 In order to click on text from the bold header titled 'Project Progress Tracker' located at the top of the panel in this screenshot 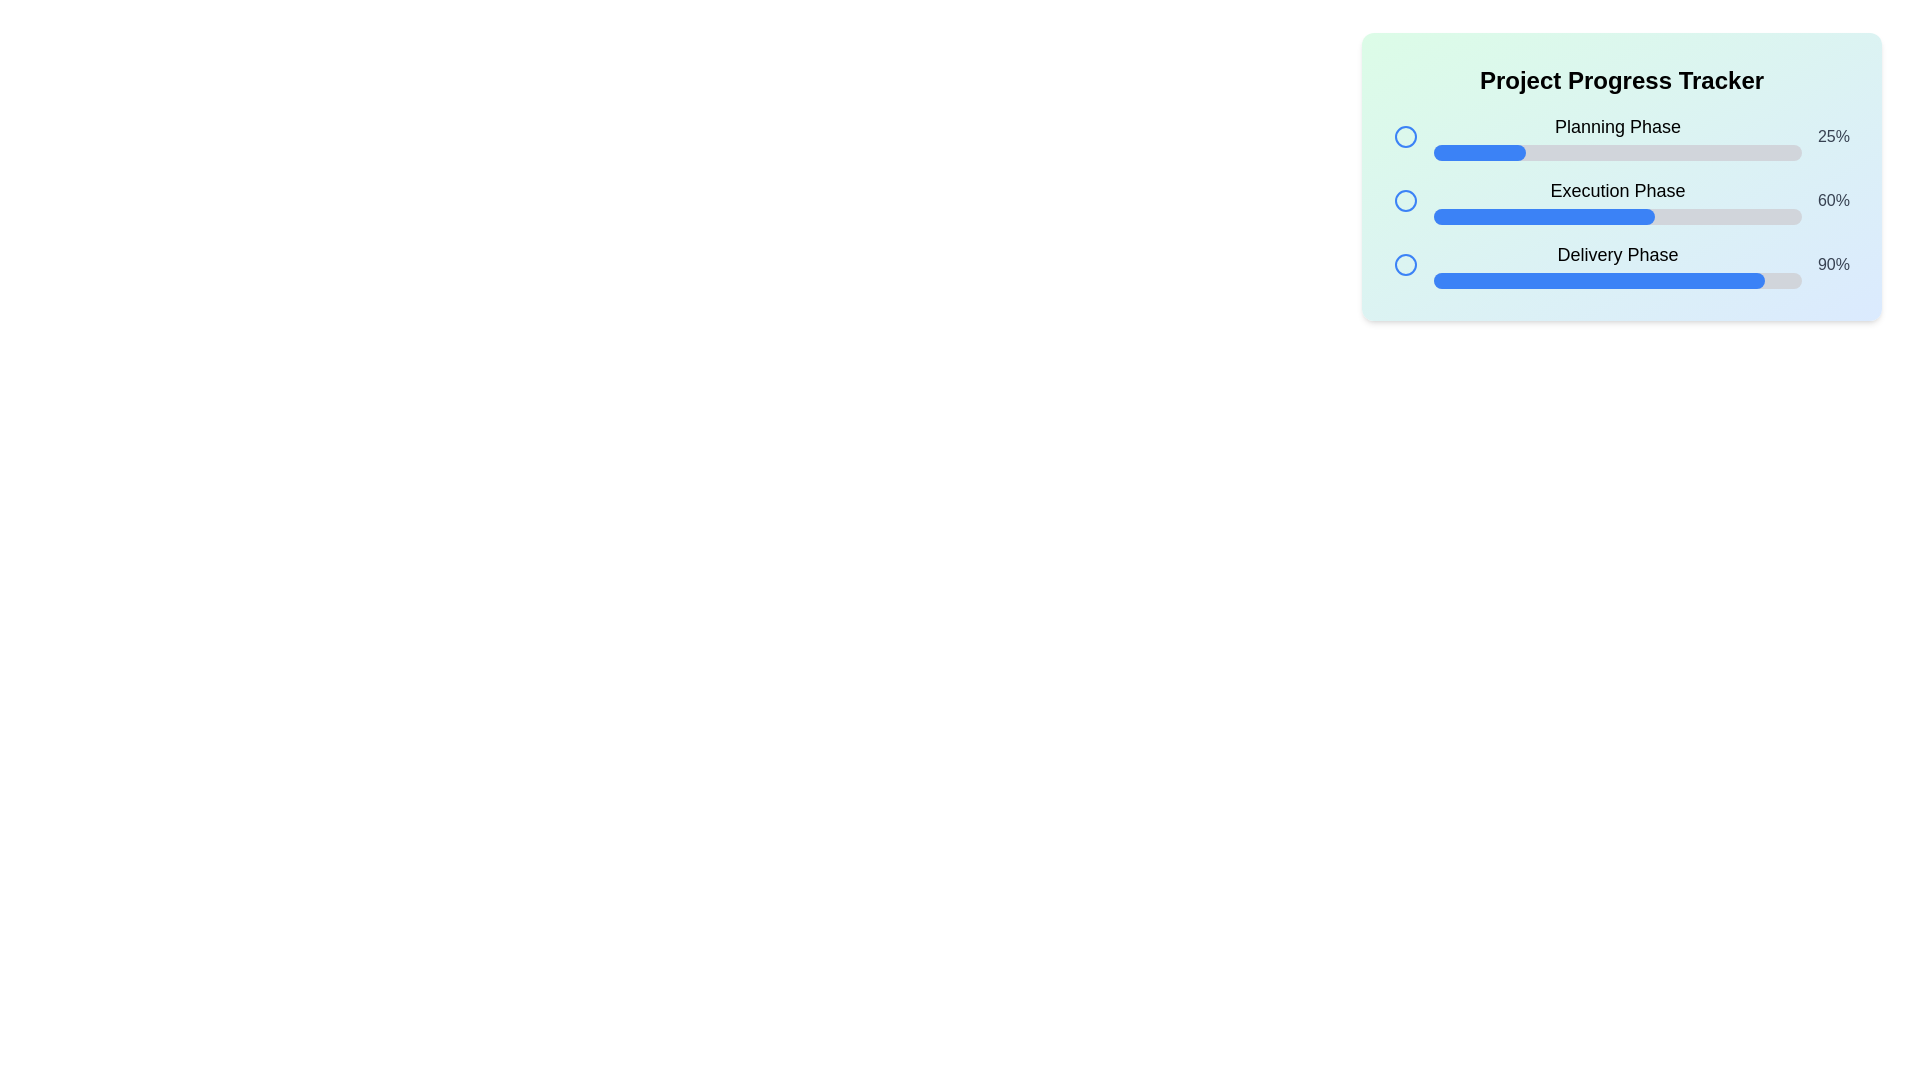, I will do `click(1622, 80)`.